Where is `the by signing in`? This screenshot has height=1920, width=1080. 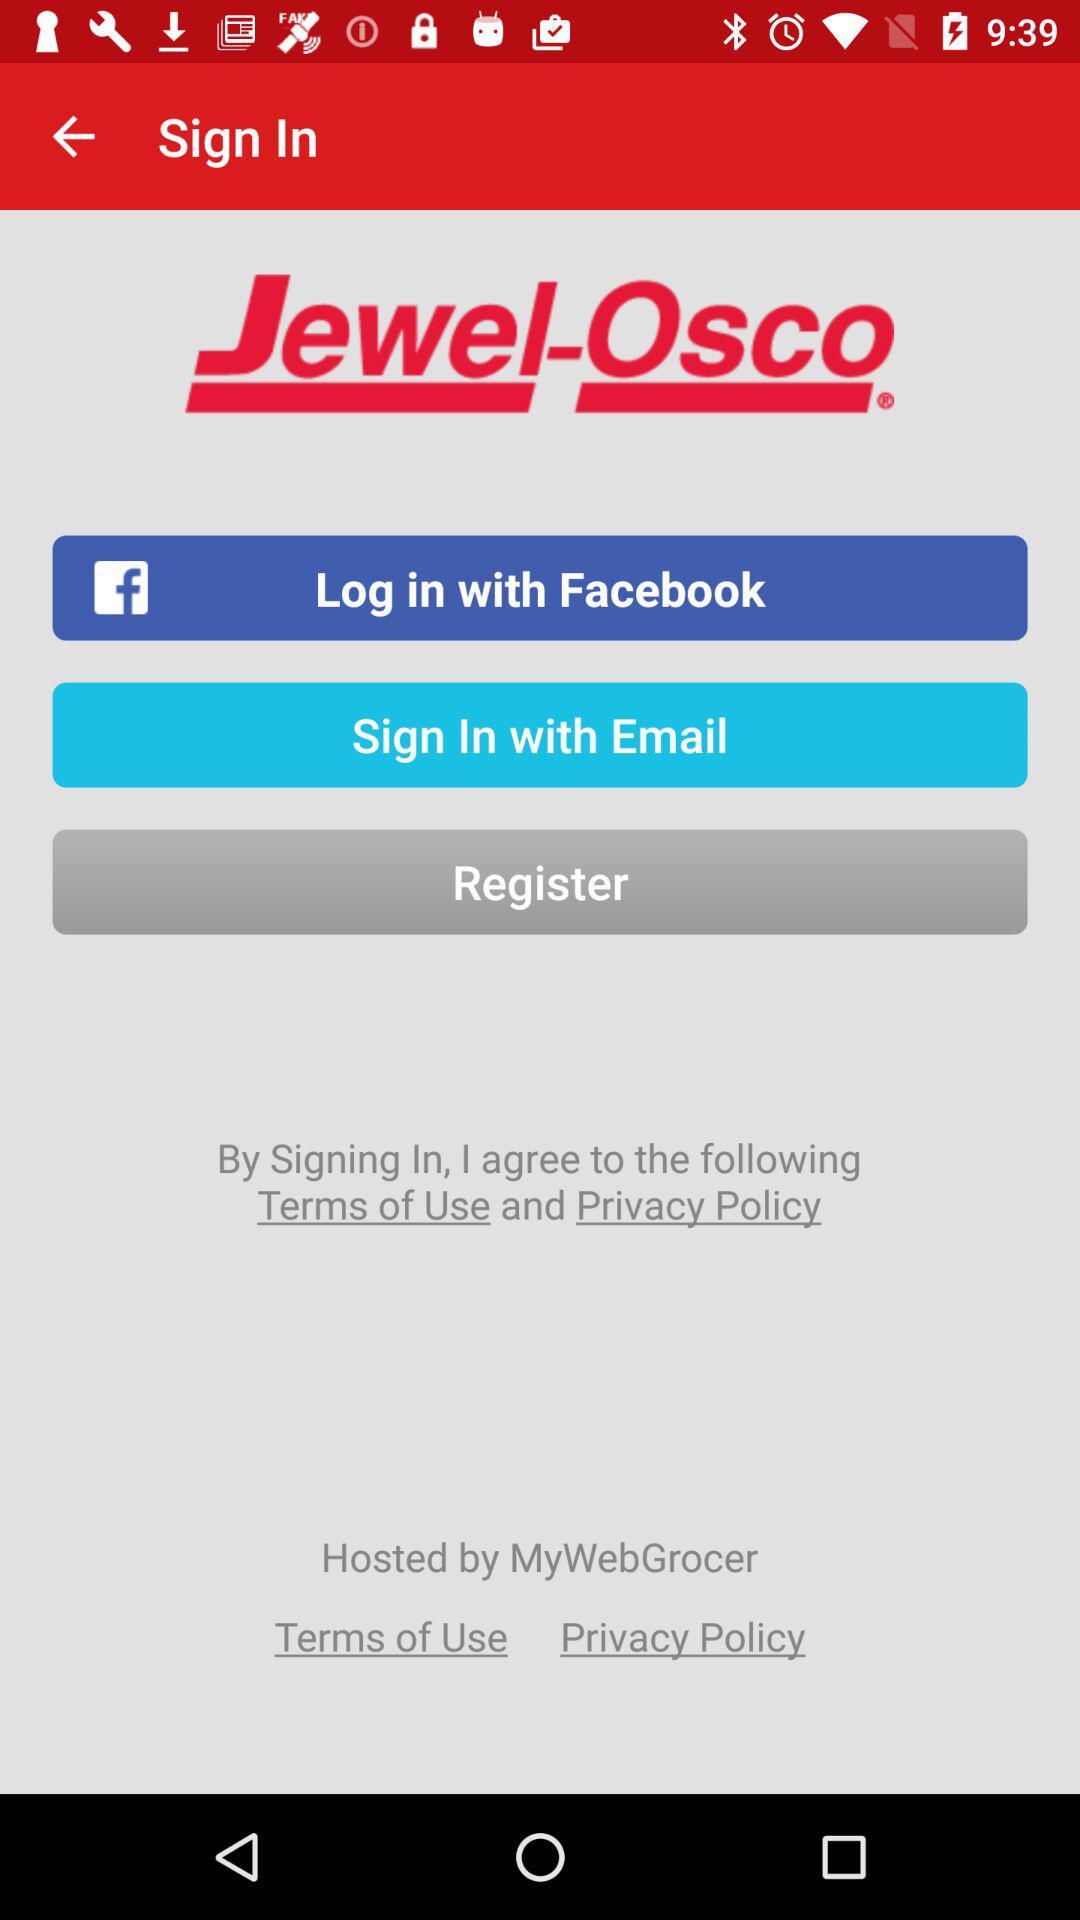
the by signing in is located at coordinates (538, 1180).